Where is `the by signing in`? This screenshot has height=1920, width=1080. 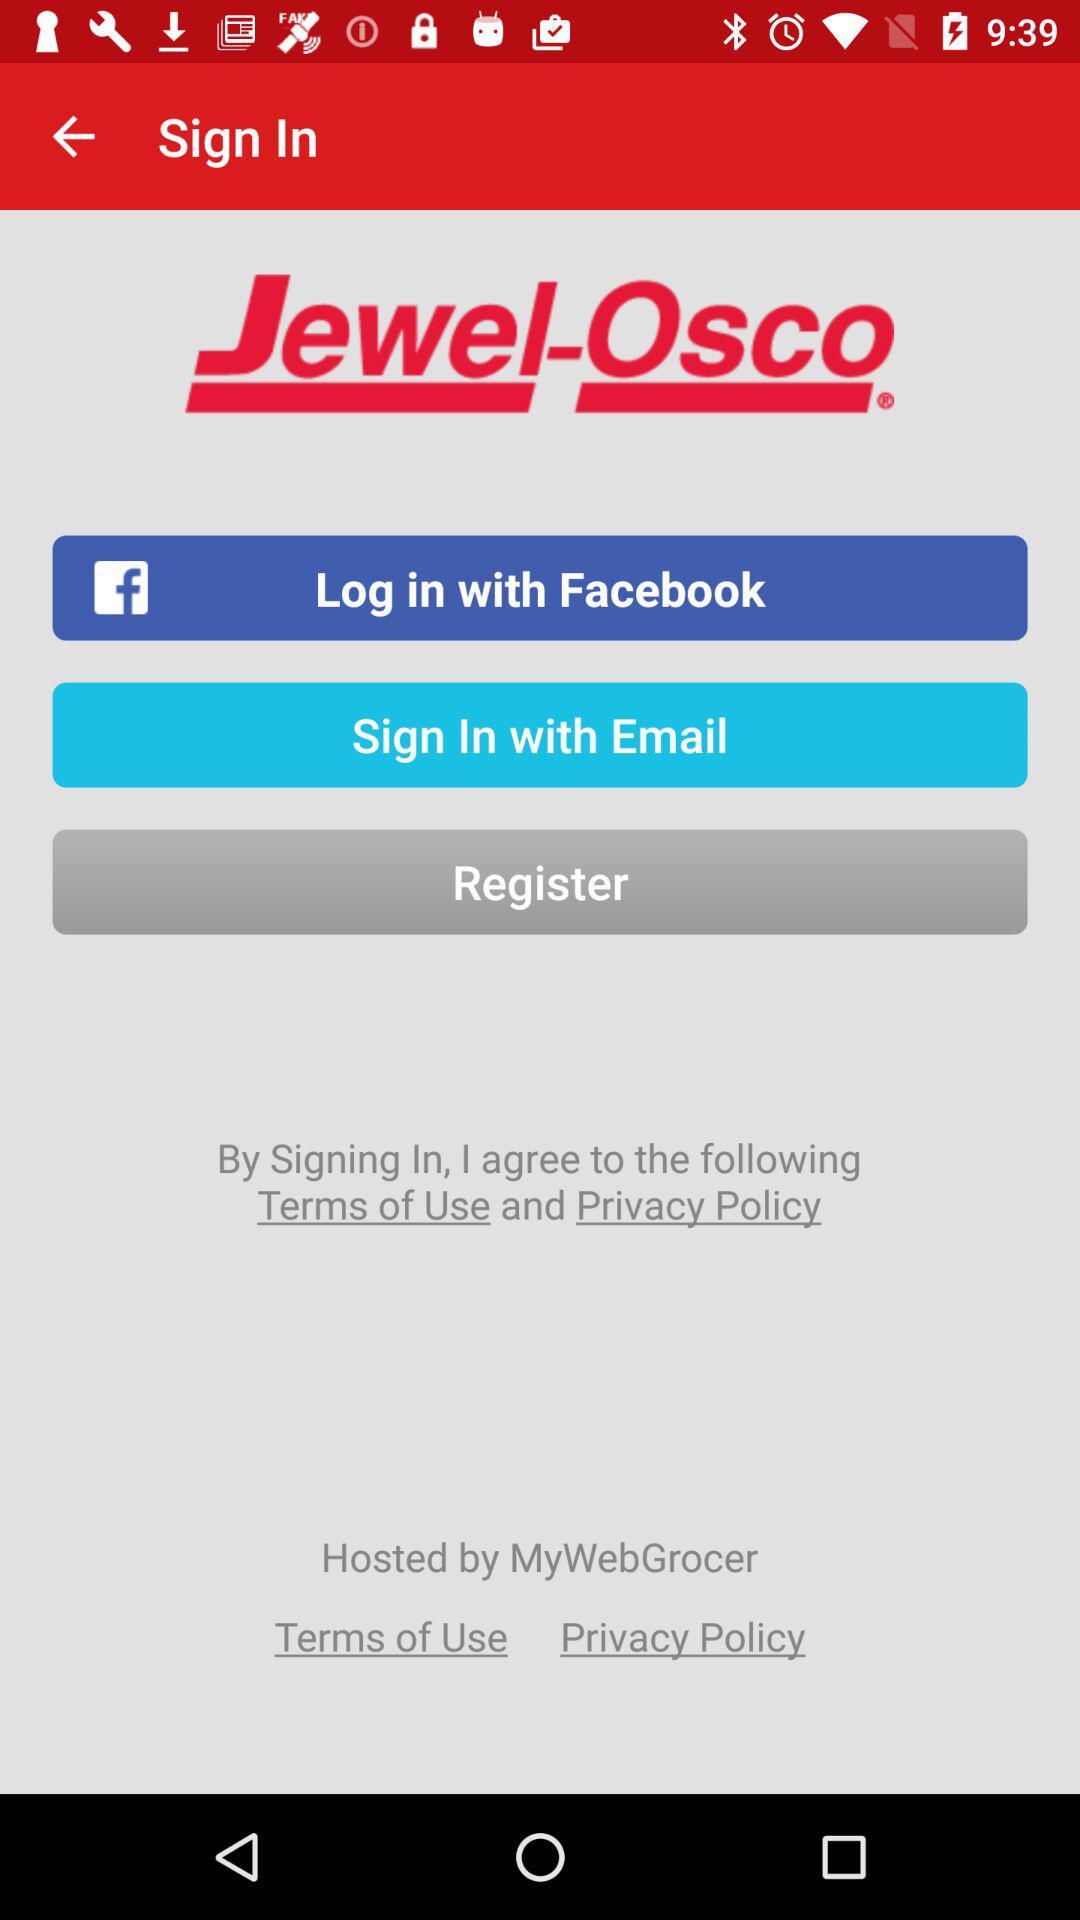
the by signing in is located at coordinates (538, 1180).